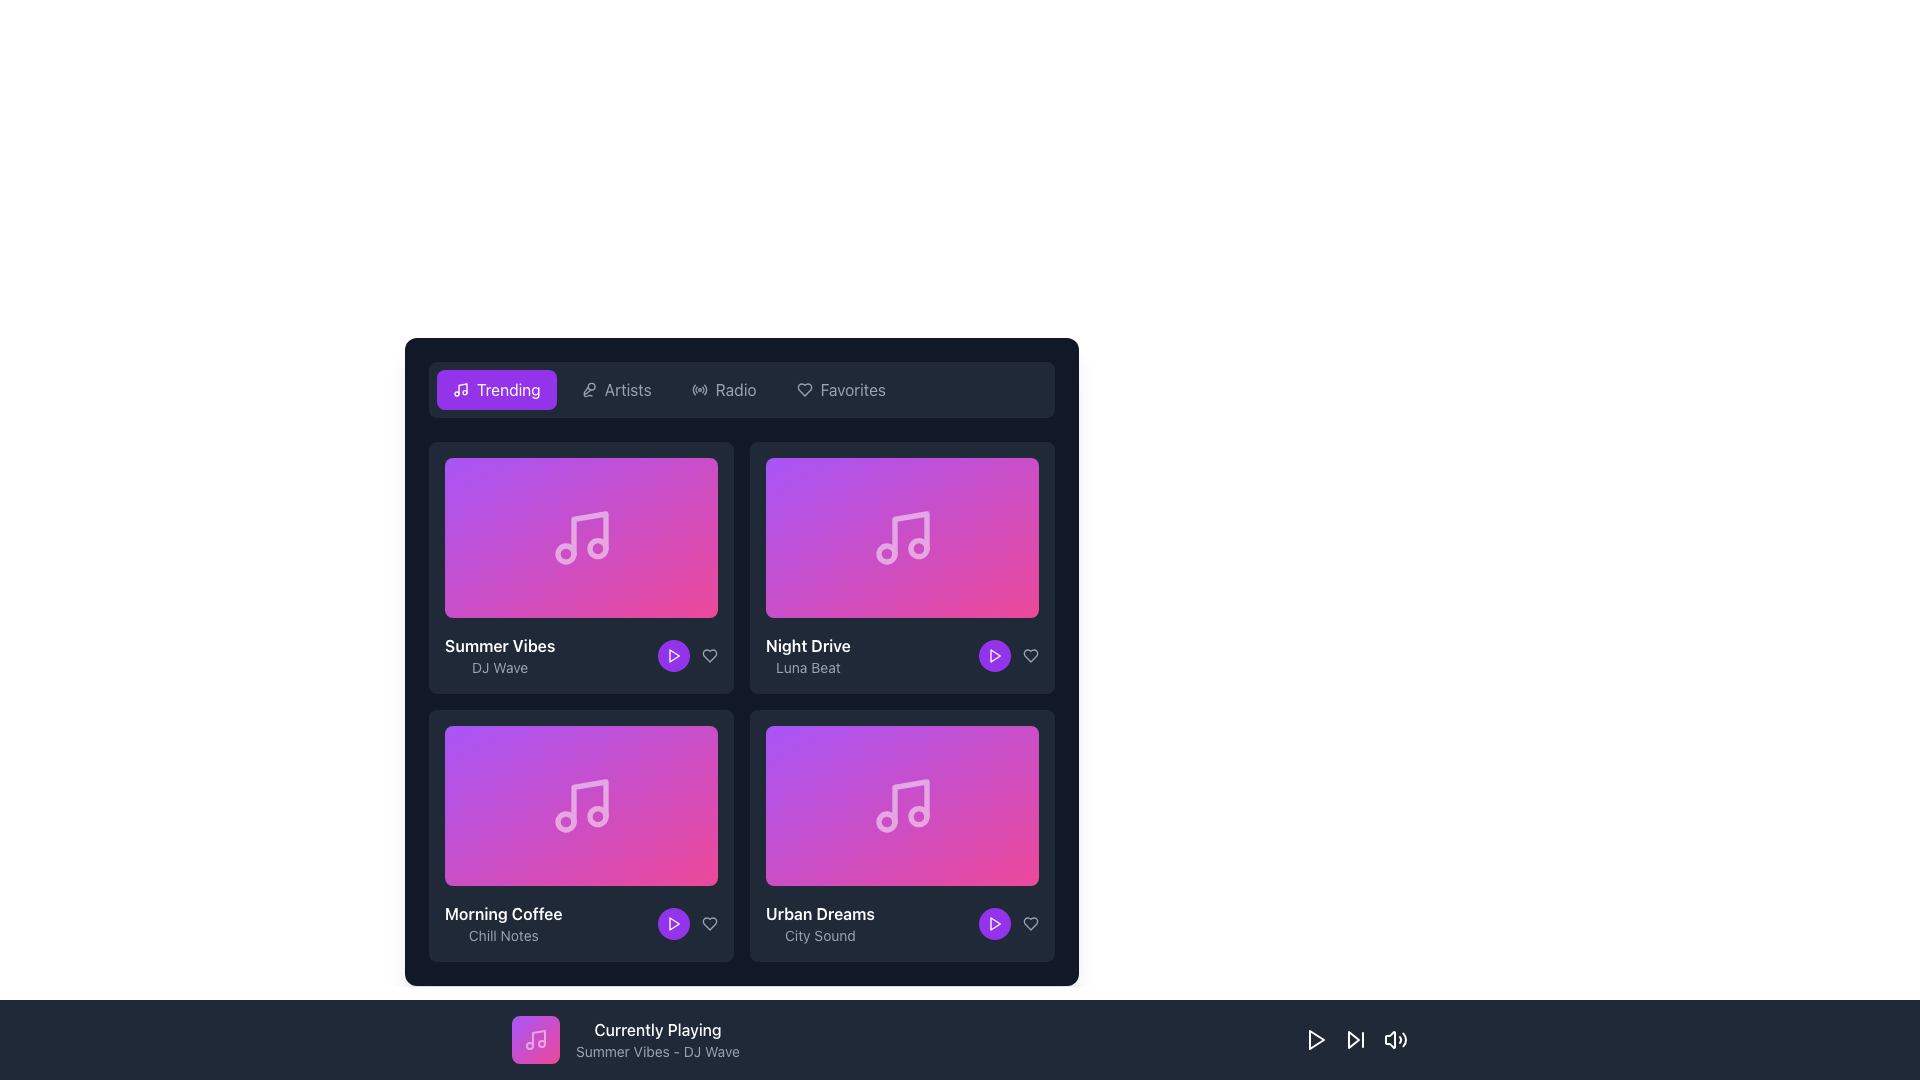  What do you see at coordinates (901, 567) in the screenshot?
I see `the play button on the music card representing a track, located as the second card in the first row of a grid layout below the navigation bar` at bounding box center [901, 567].